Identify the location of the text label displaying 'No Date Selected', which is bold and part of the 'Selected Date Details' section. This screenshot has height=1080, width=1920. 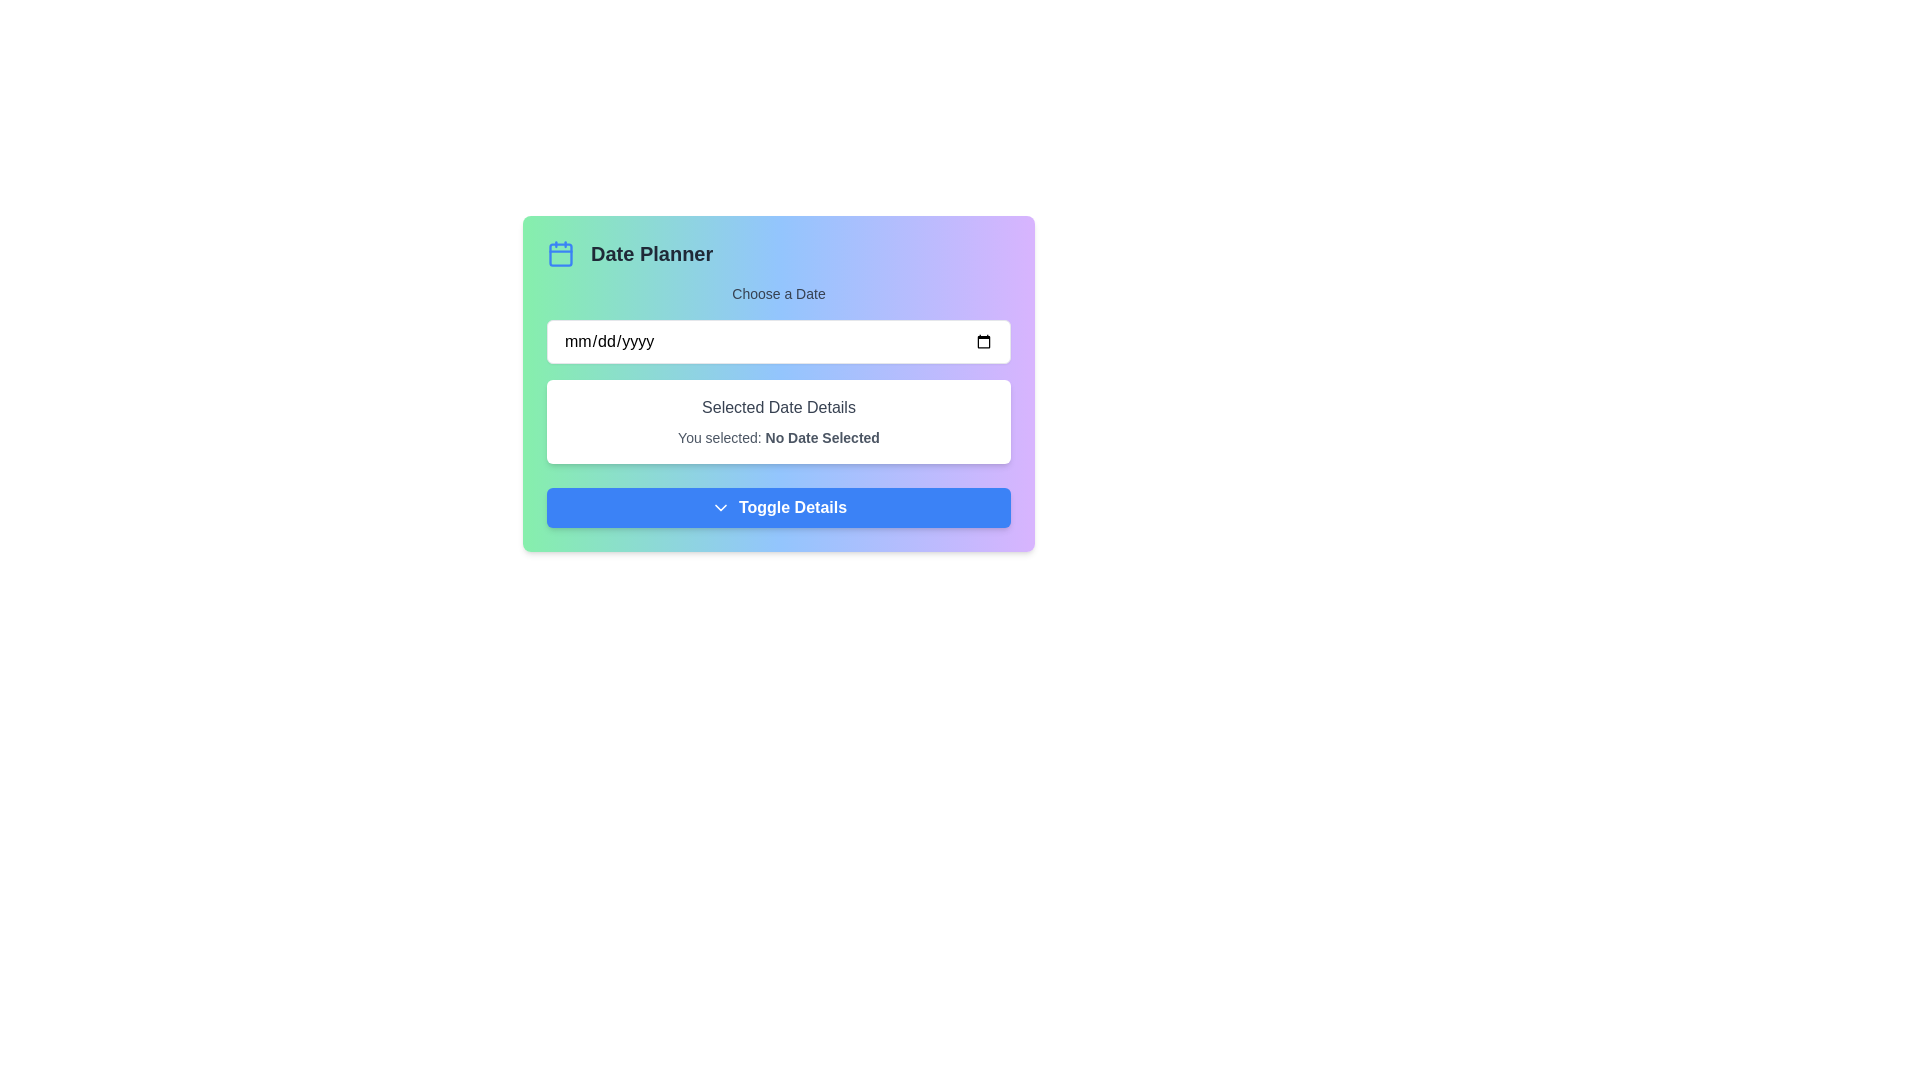
(822, 437).